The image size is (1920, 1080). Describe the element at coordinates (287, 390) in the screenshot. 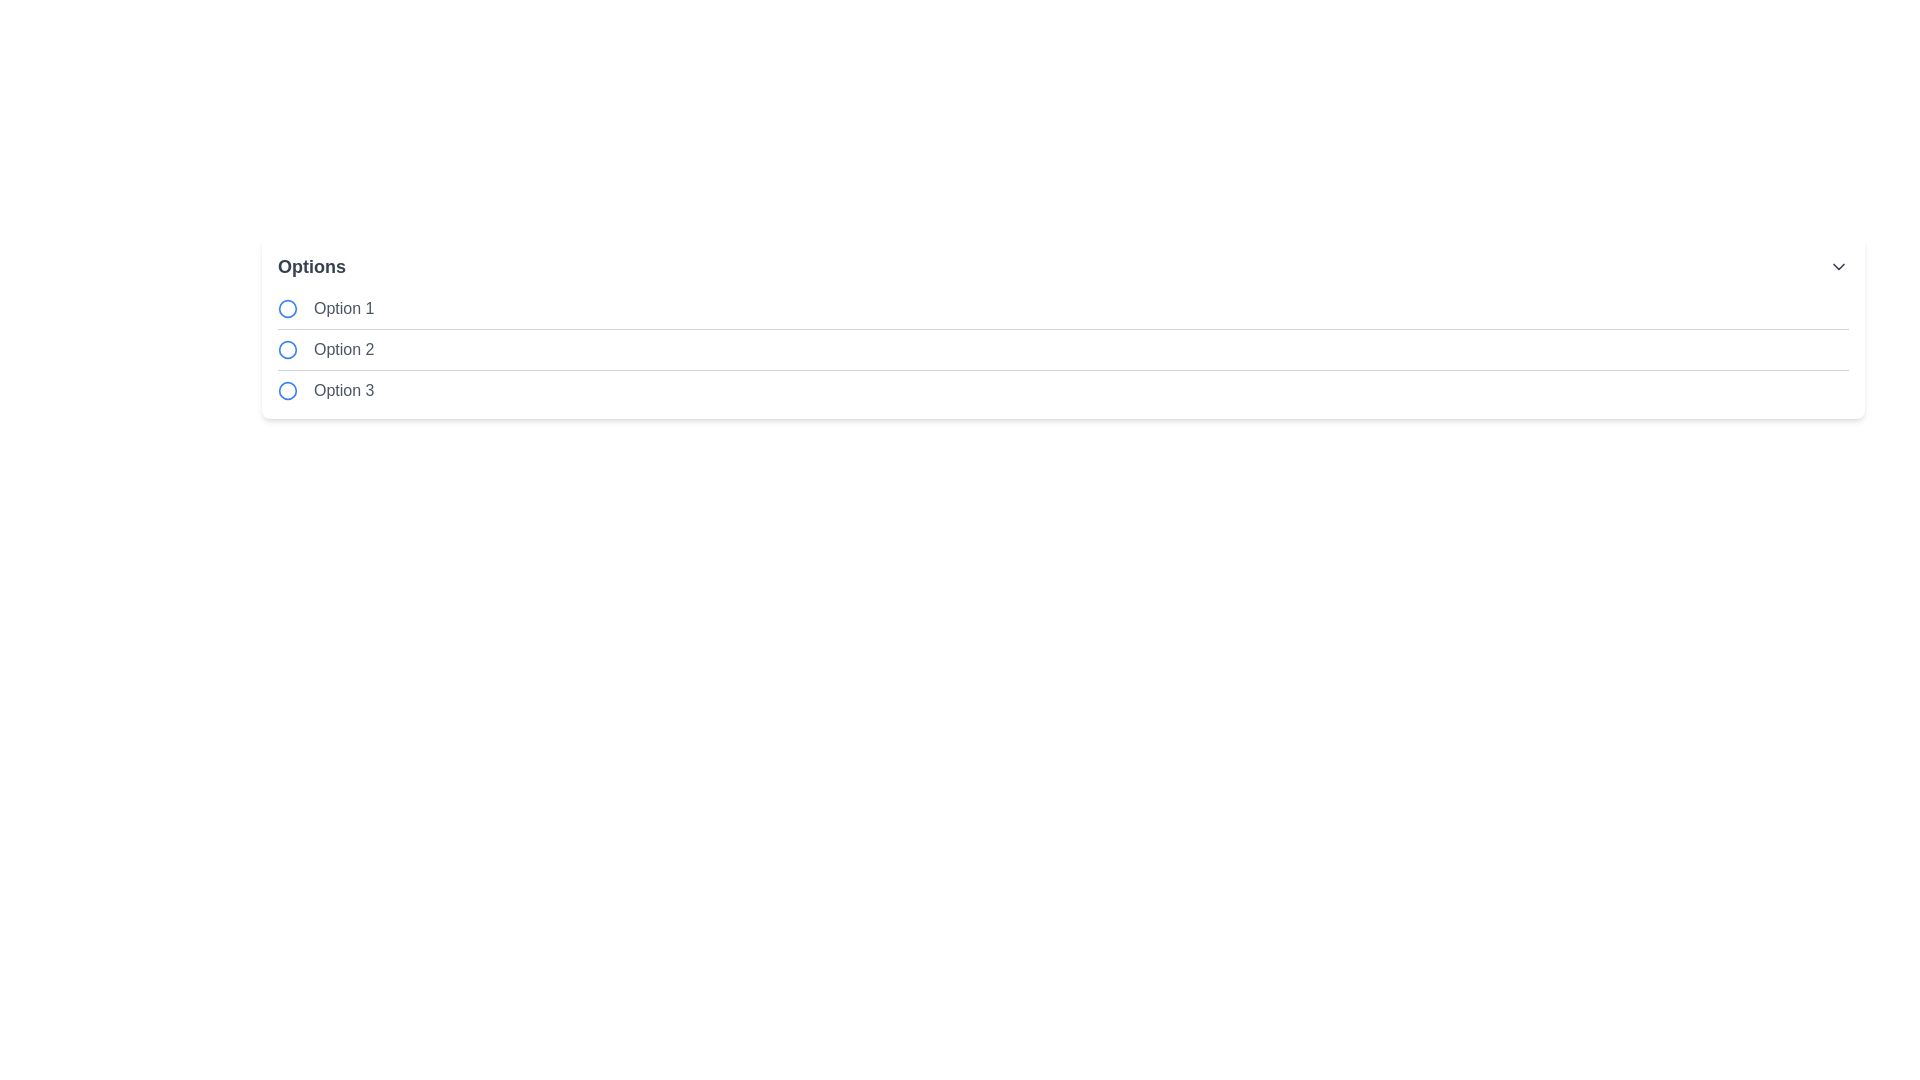

I see `the Radio button indicator for 'Option 3'` at that location.